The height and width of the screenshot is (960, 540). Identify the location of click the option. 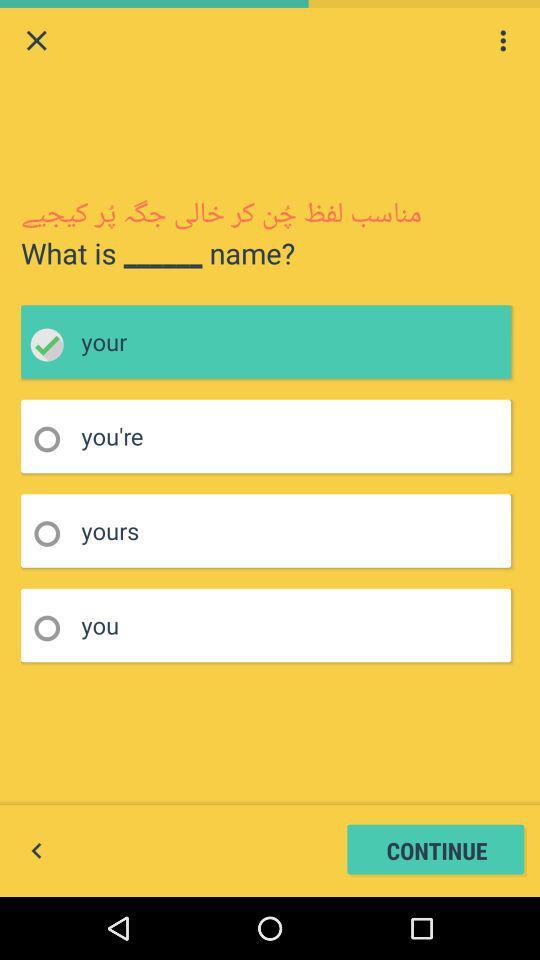
(53, 533).